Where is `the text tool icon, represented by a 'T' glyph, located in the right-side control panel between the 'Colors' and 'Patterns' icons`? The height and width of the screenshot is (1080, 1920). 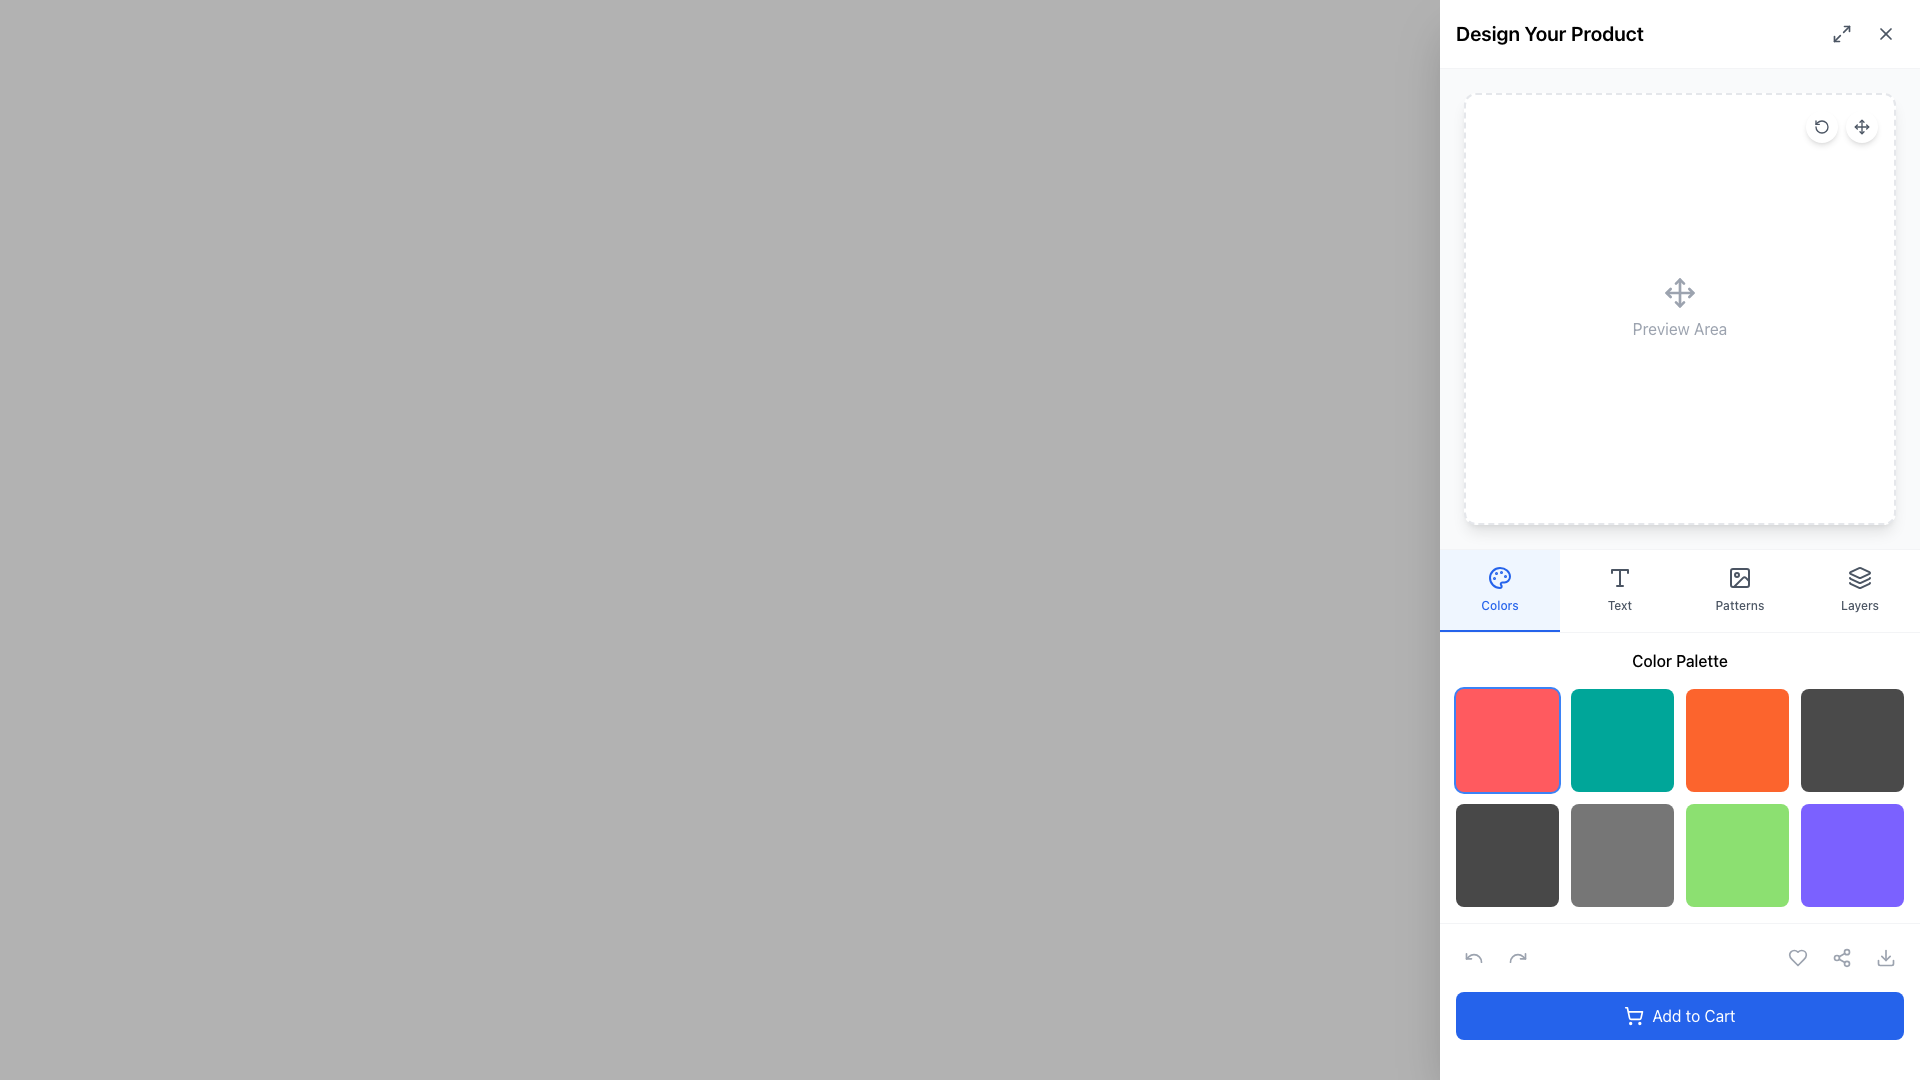 the text tool icon, represented by a 'T' glyph, located in the right-side control panel between the 'Colors' and 'Patterns' icons is located at coordinates (1620, 578).